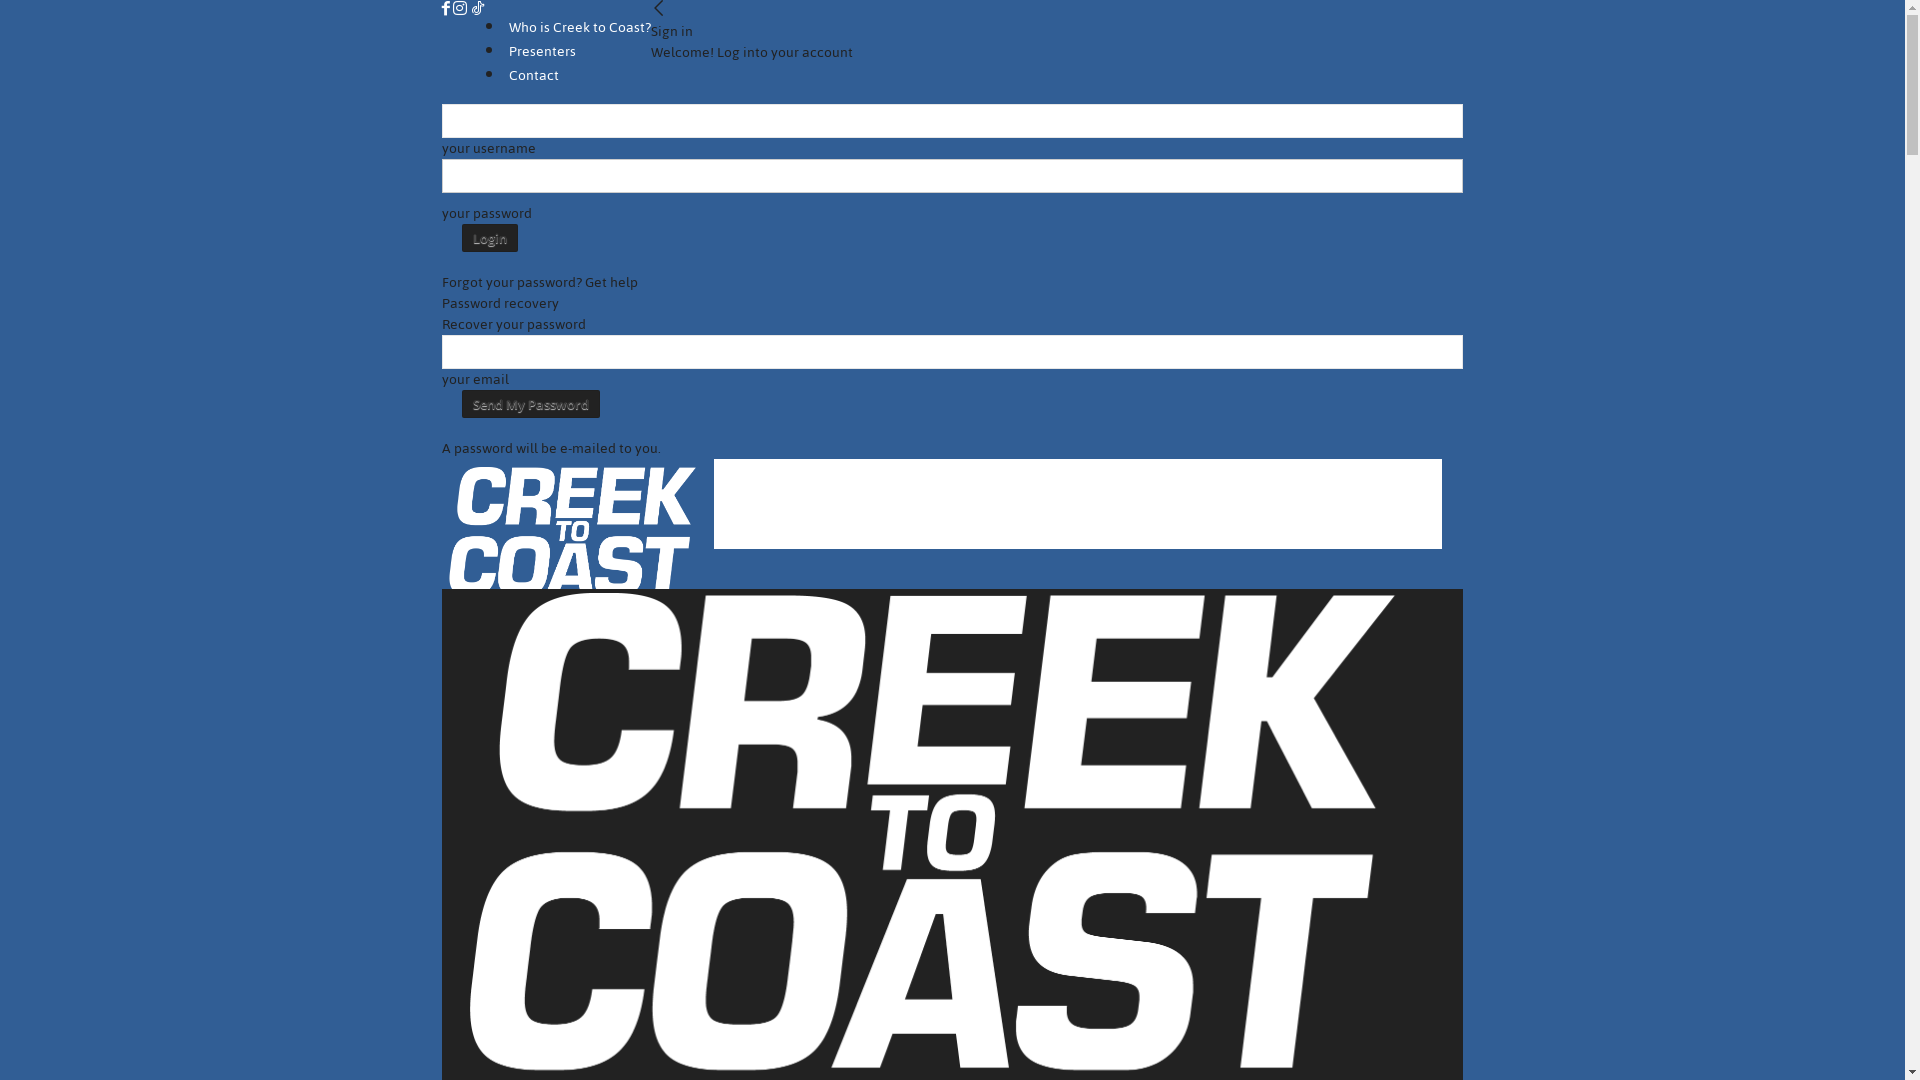 The width and height of the screenshot is (1920, 1080). What do you see at coordinates (542, 50) in the screenshot?
I see `'Presenters'` at bounding box center [542, 50].